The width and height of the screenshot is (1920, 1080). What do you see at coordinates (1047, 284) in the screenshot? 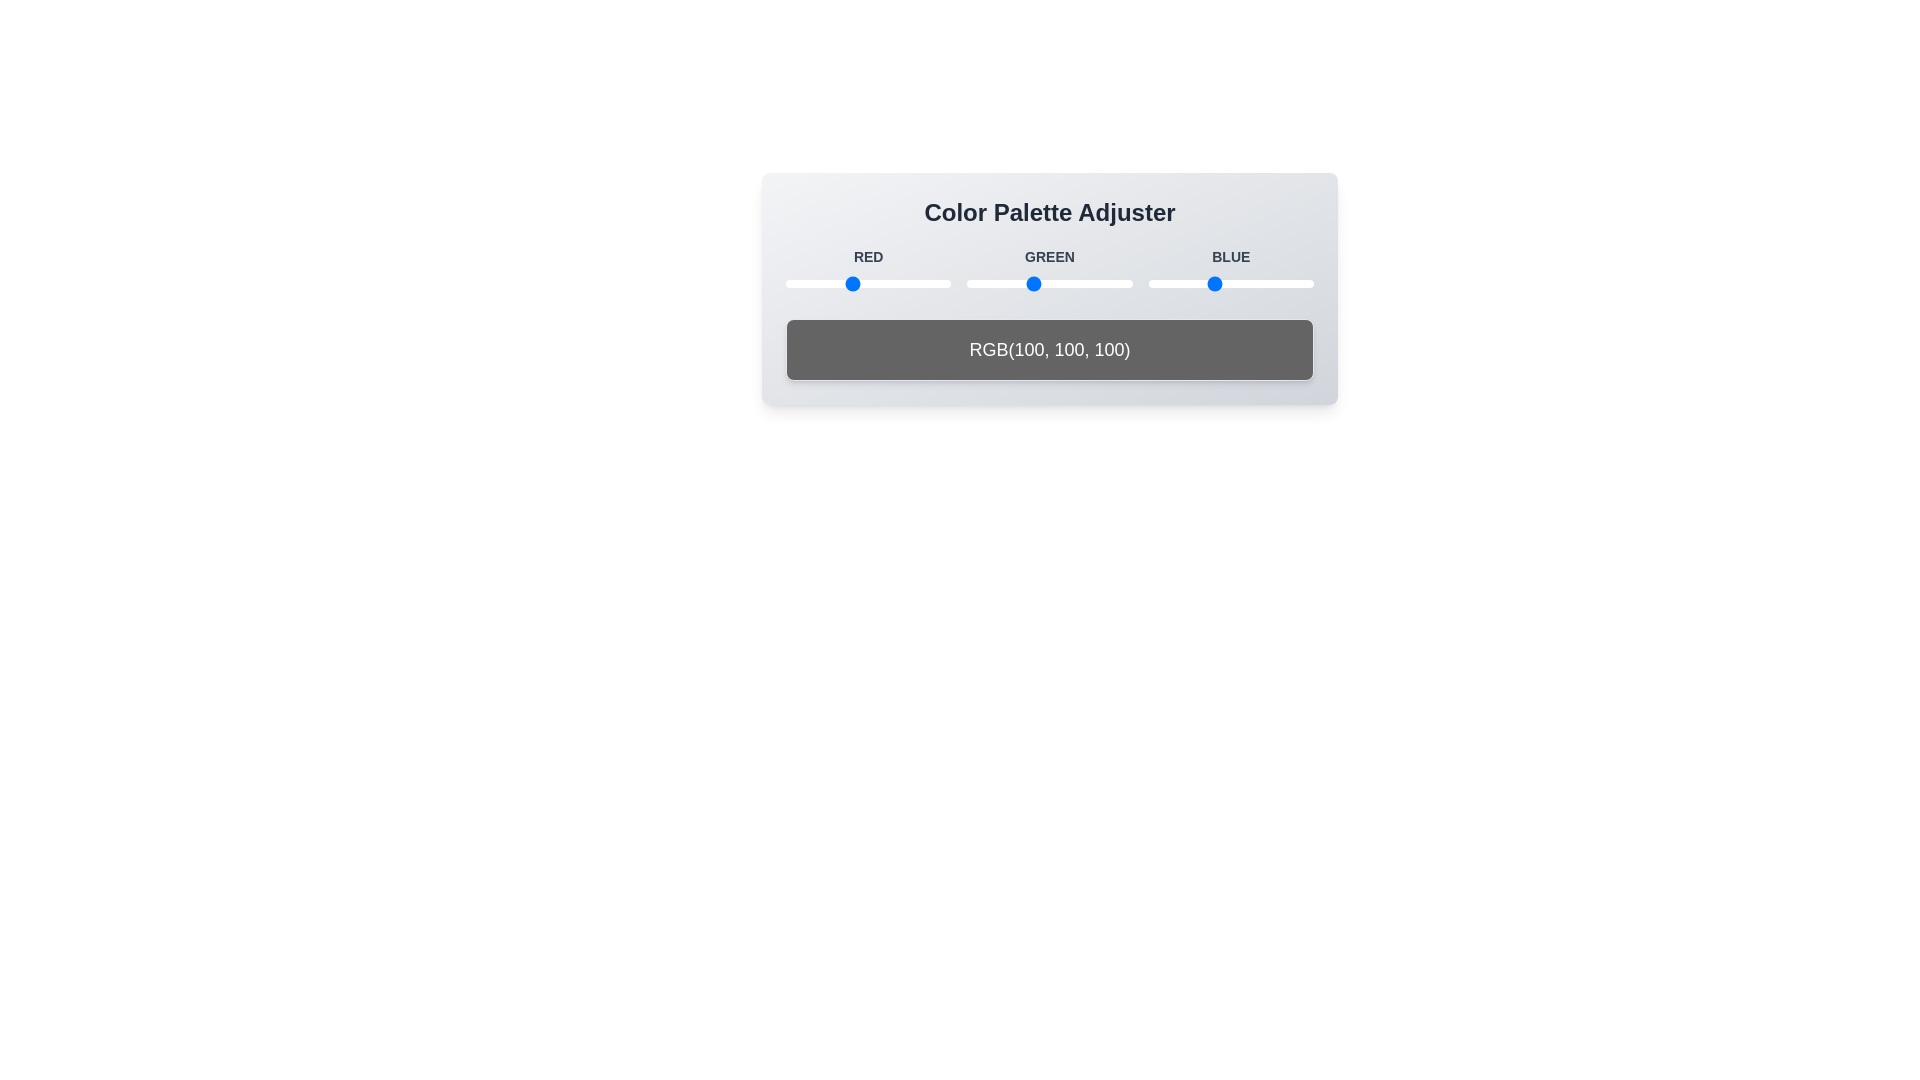
I see `the green color value to 125 by adjusting the slider` at bounding box center [1047, 284].